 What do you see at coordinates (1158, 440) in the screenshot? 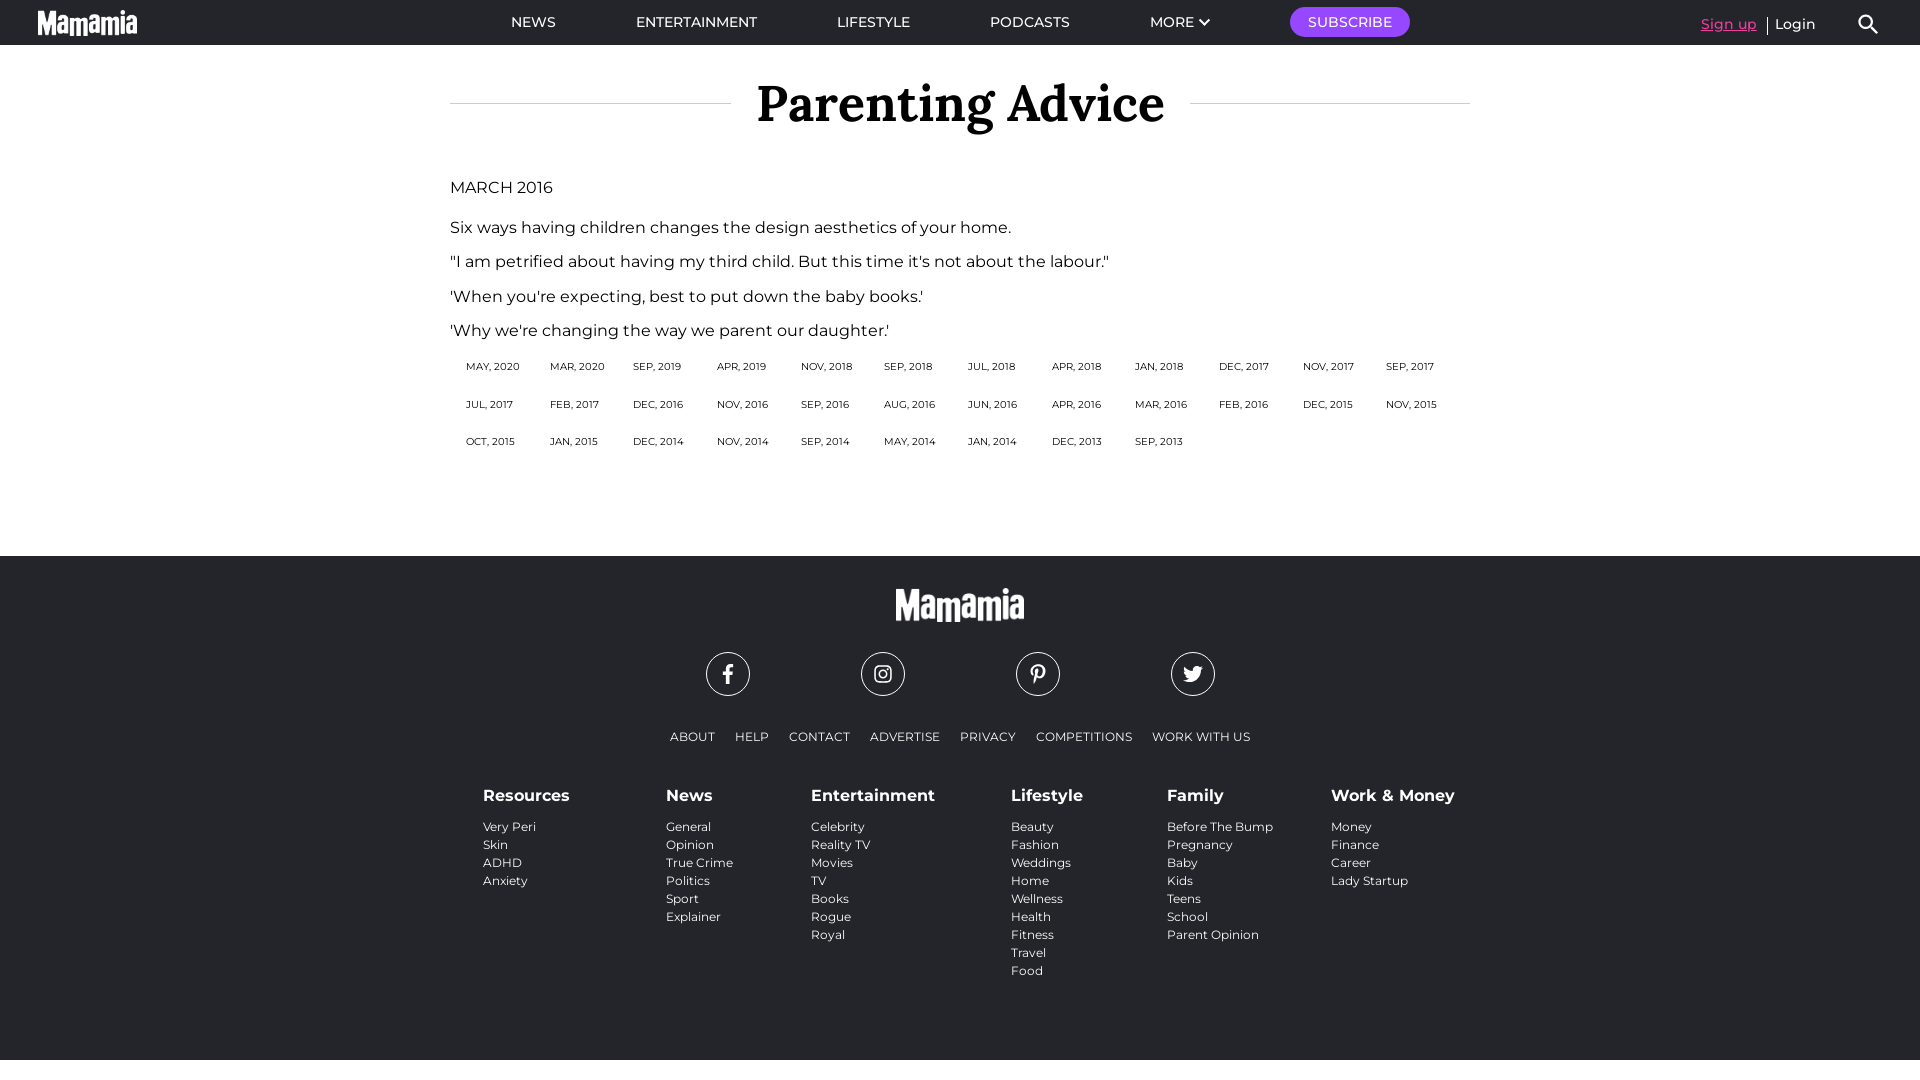
I see `'SEP, 2013'` at bounding box center [1158, 440].